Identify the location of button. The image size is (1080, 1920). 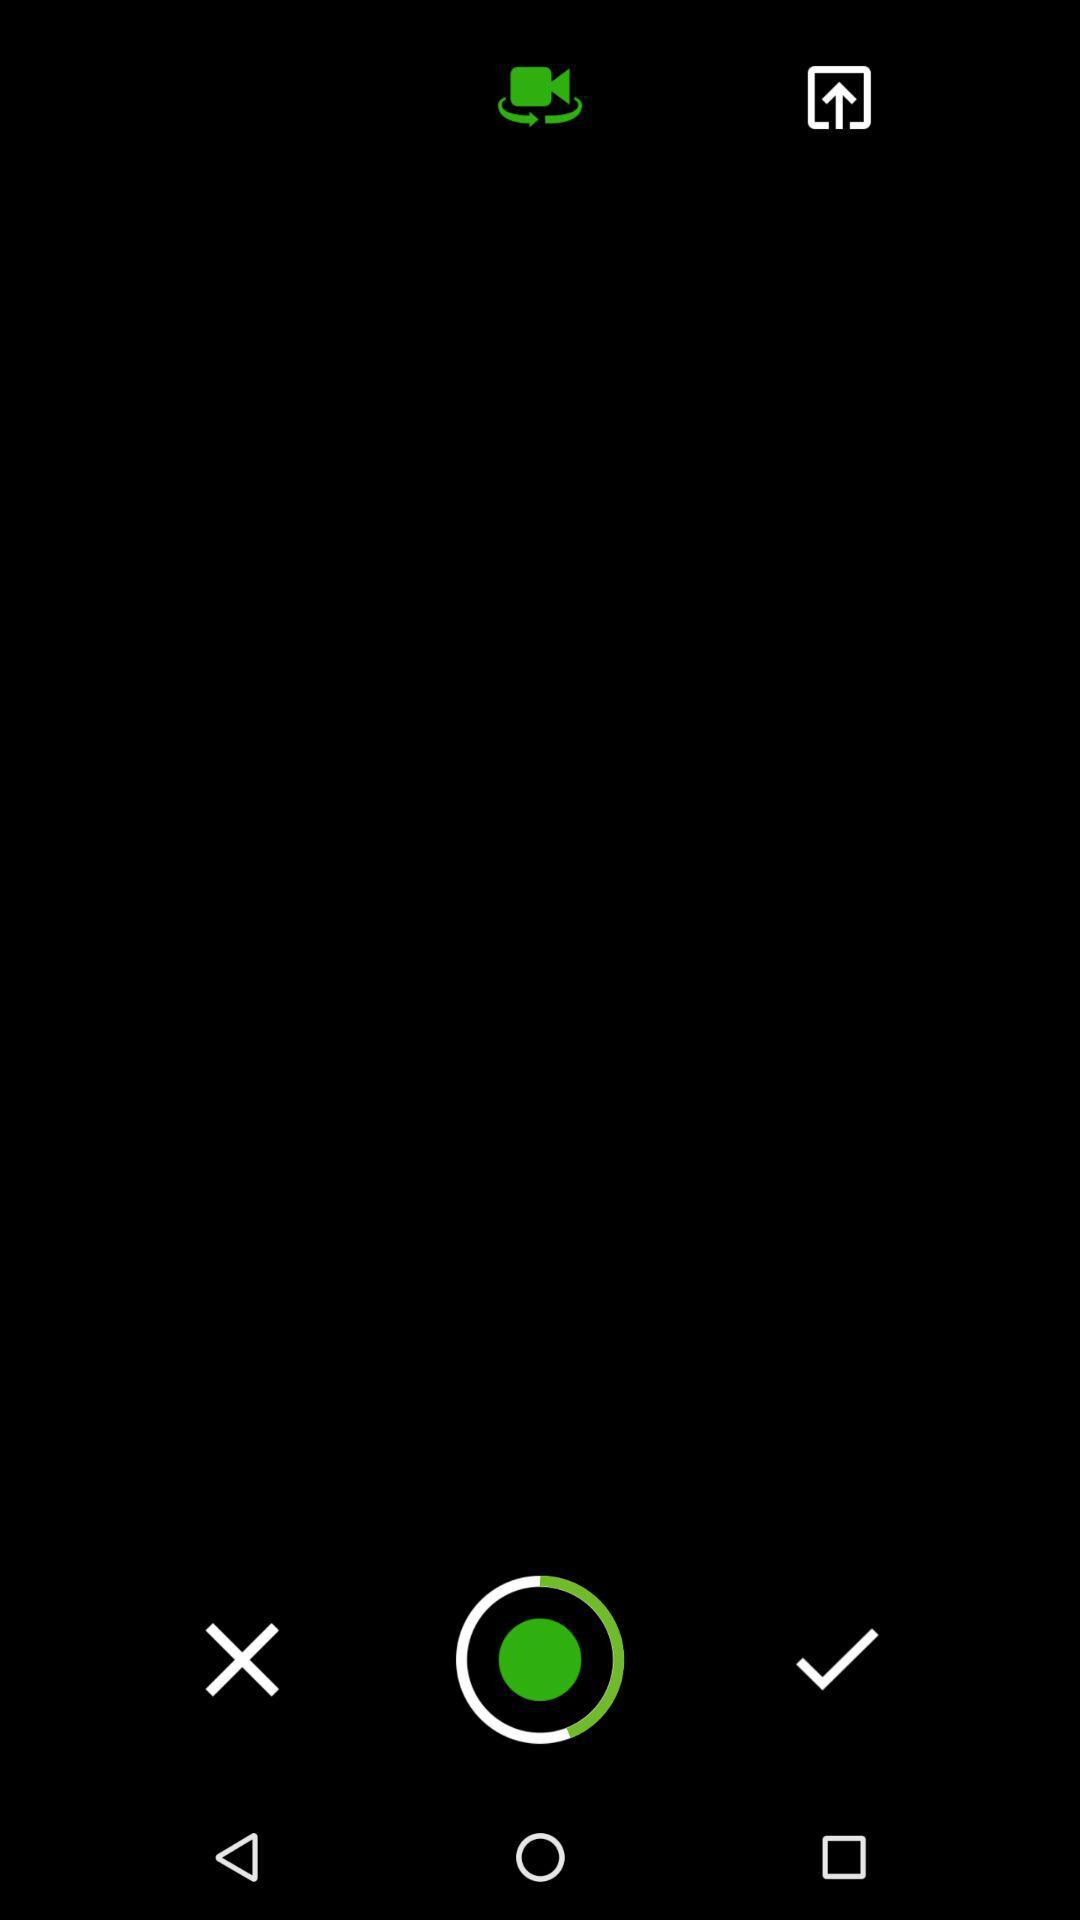
(241, 1659).